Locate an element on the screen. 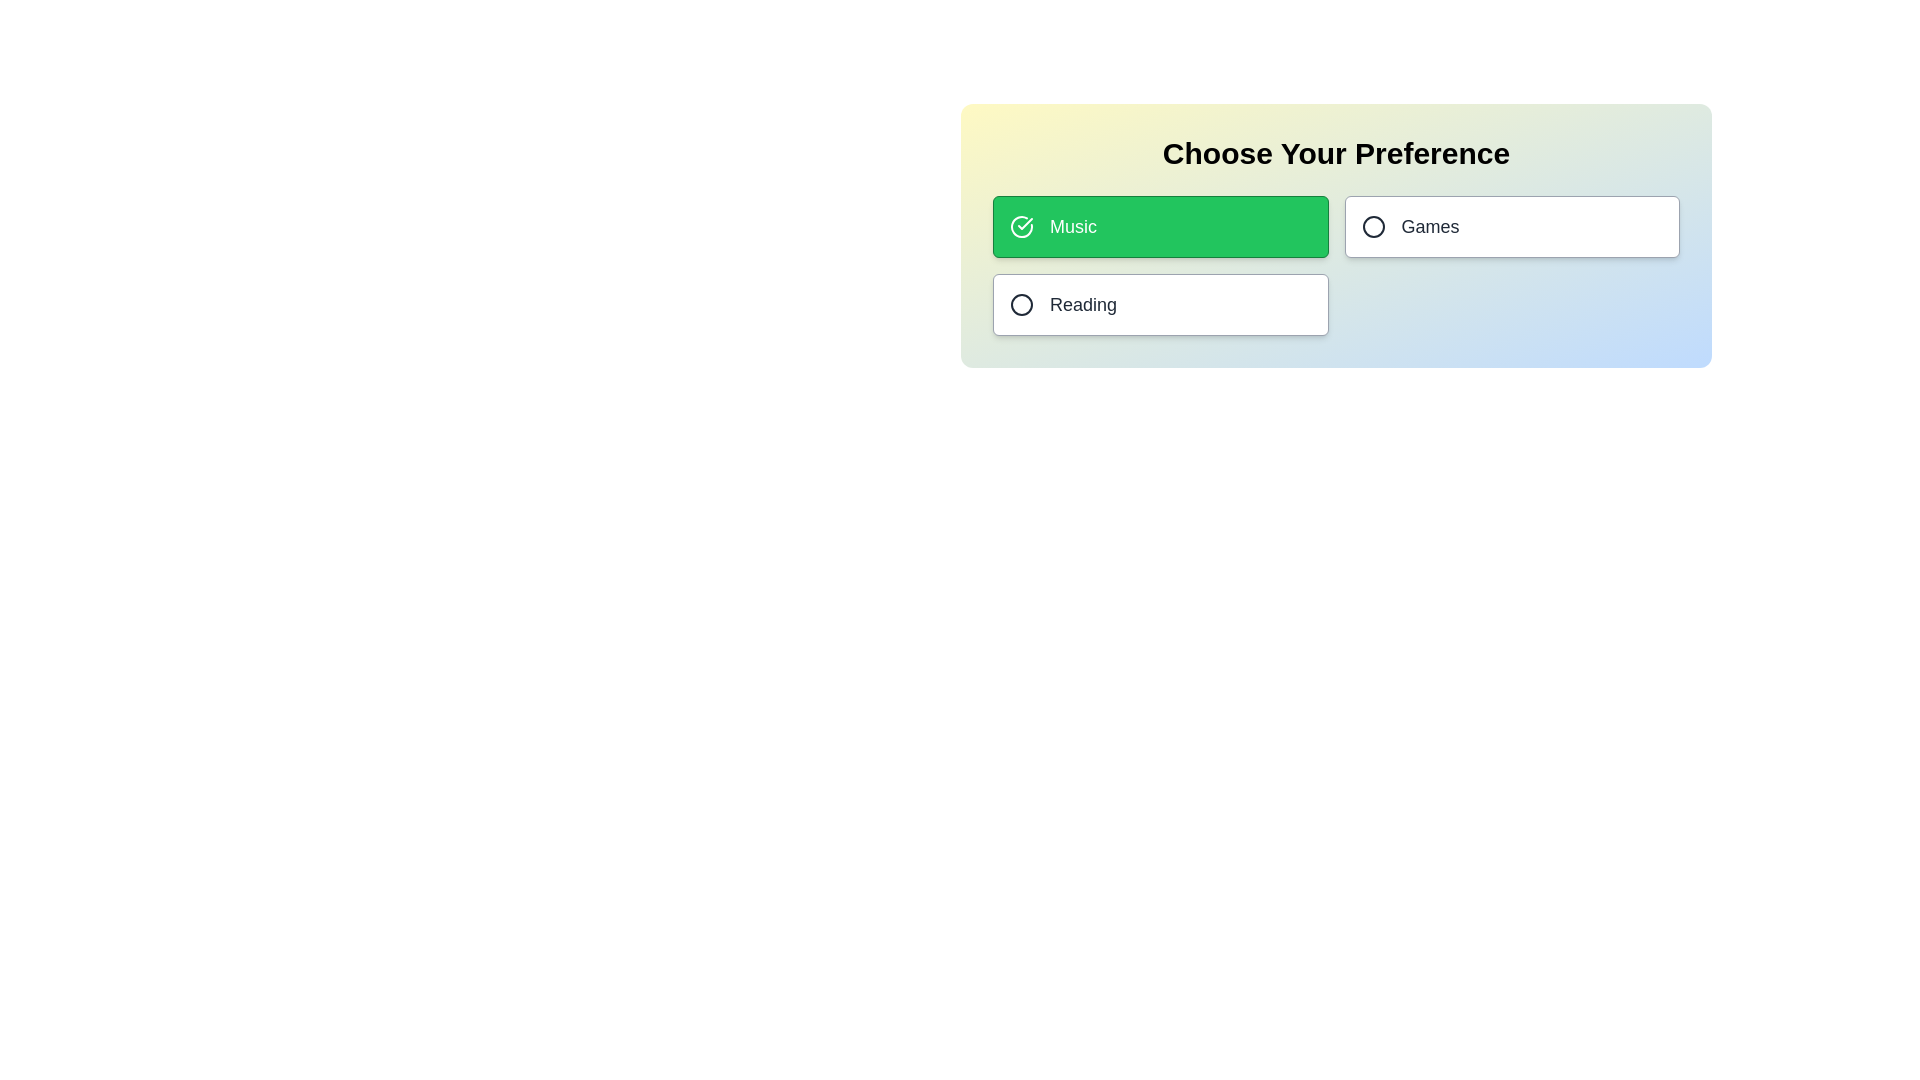 This screenshot has height=1080, width=1920. the circular SVG graphical element located within the 'Games' button is located at coordinates (1372, 226).